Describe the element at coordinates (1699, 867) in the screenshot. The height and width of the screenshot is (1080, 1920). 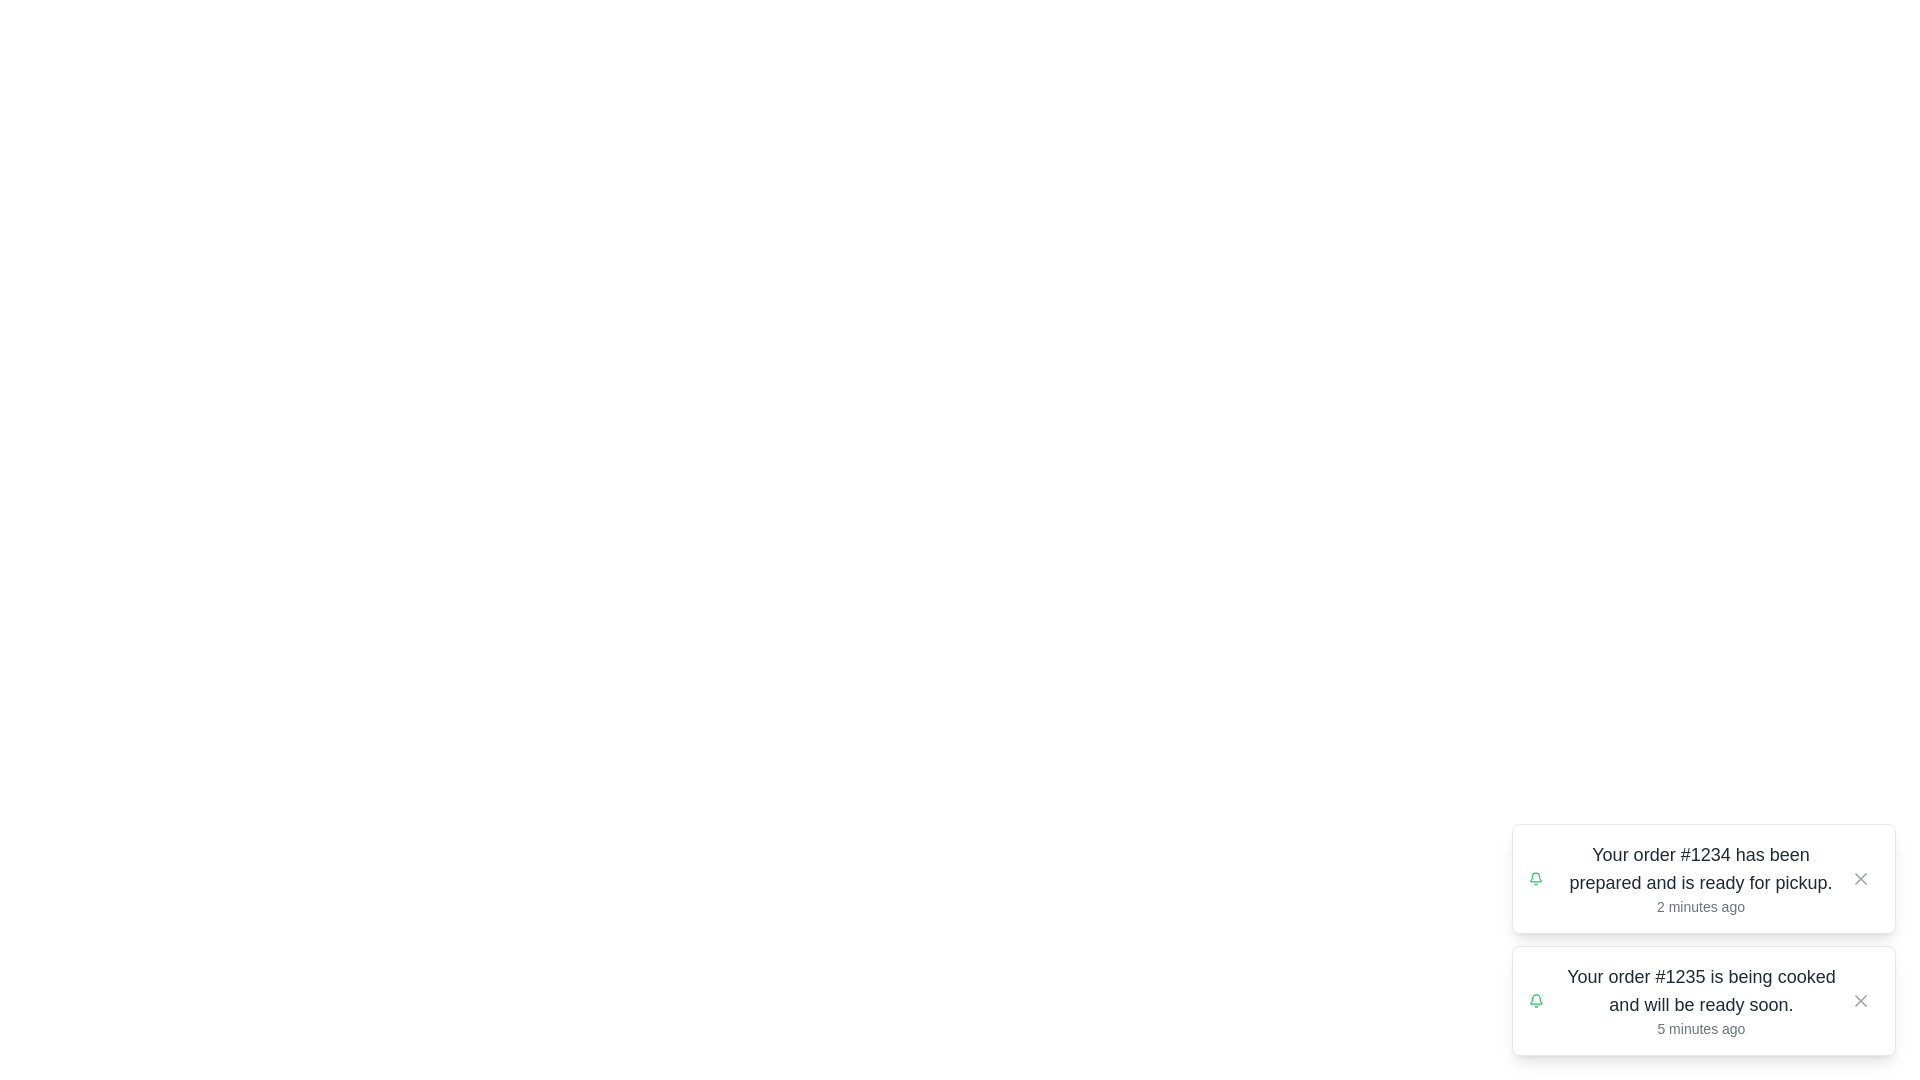
I see `text content of the bold headline stating 'Your order #1234 has been prepared and is ready for pickup.'` at that location.